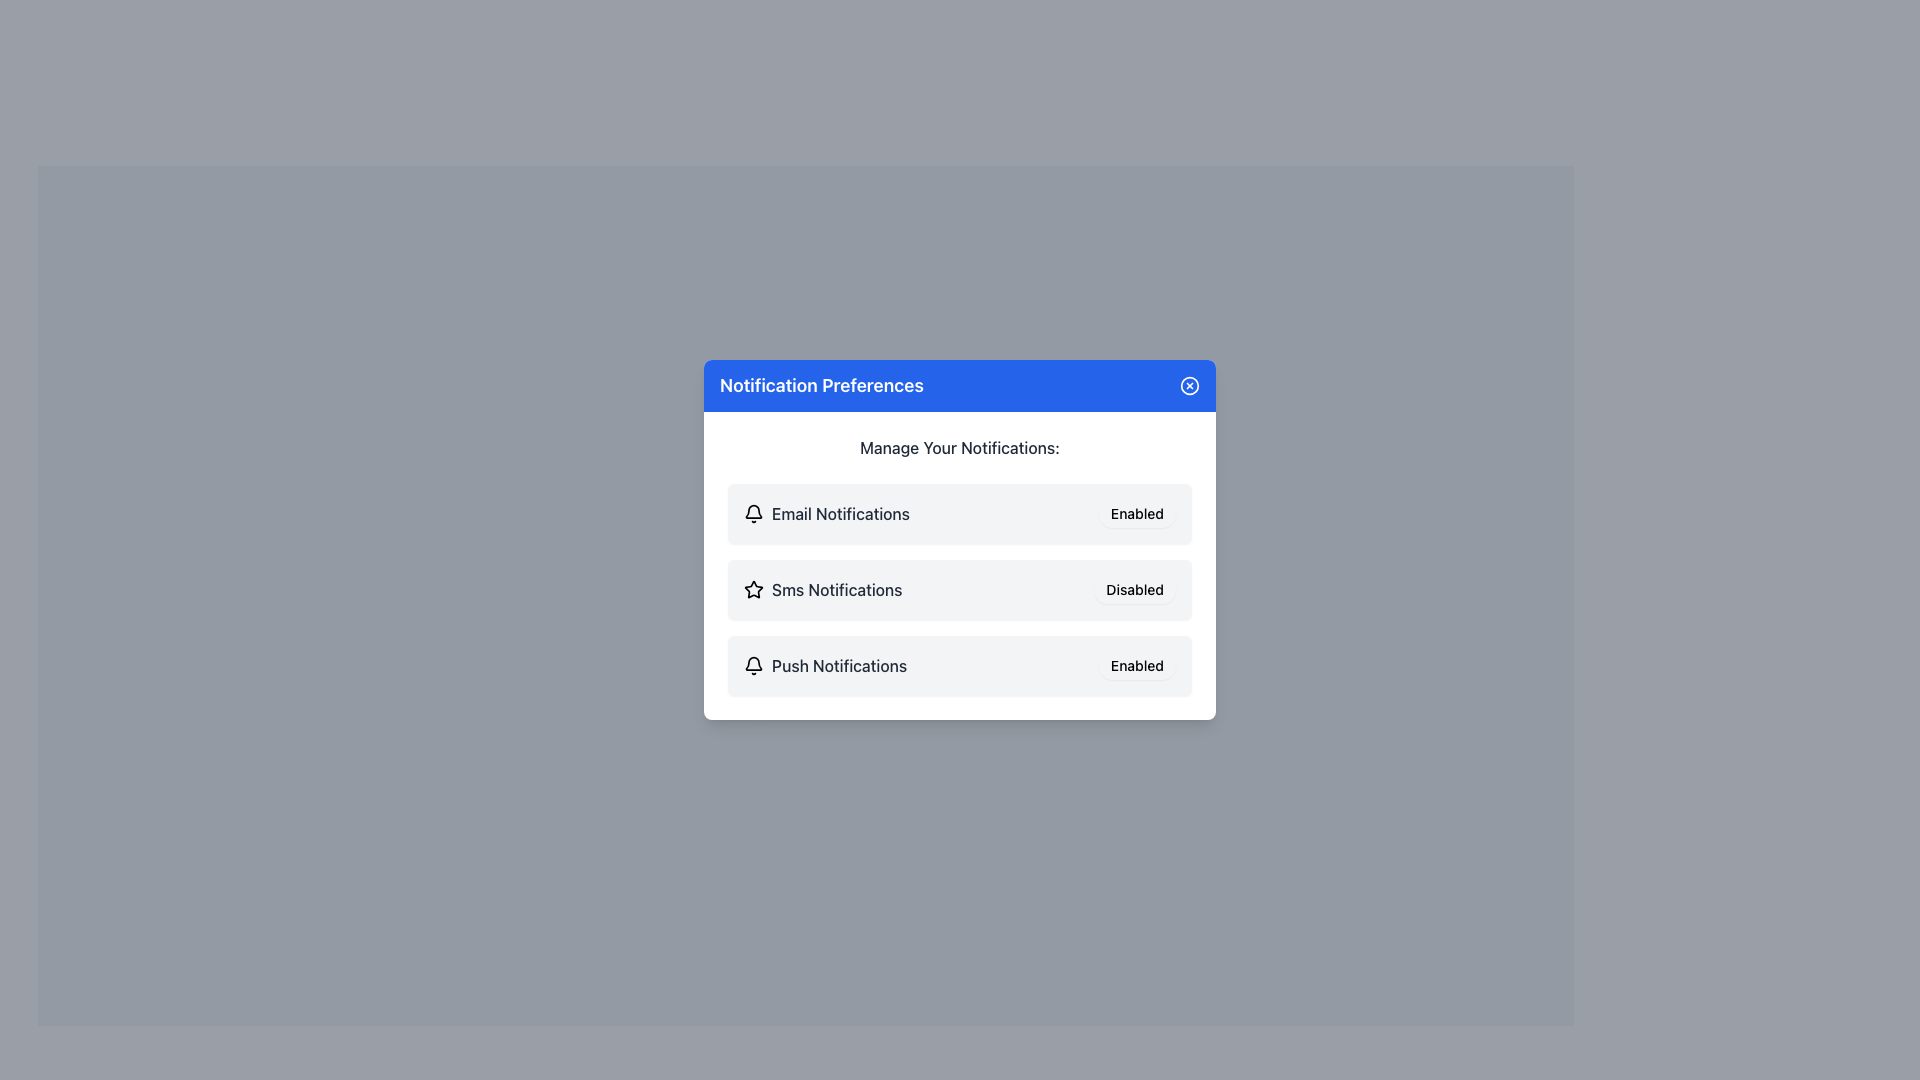  What do you see at coordinates (1137, 666) in the screenshot?
I see `the 'Enabled' button, which is a rounded rectangular button indicating a toggled status in the 'Notification Preferences' dialog box, located on the right-hand side of the 'Push Notifications' section` at bounding box center [1137, 666].